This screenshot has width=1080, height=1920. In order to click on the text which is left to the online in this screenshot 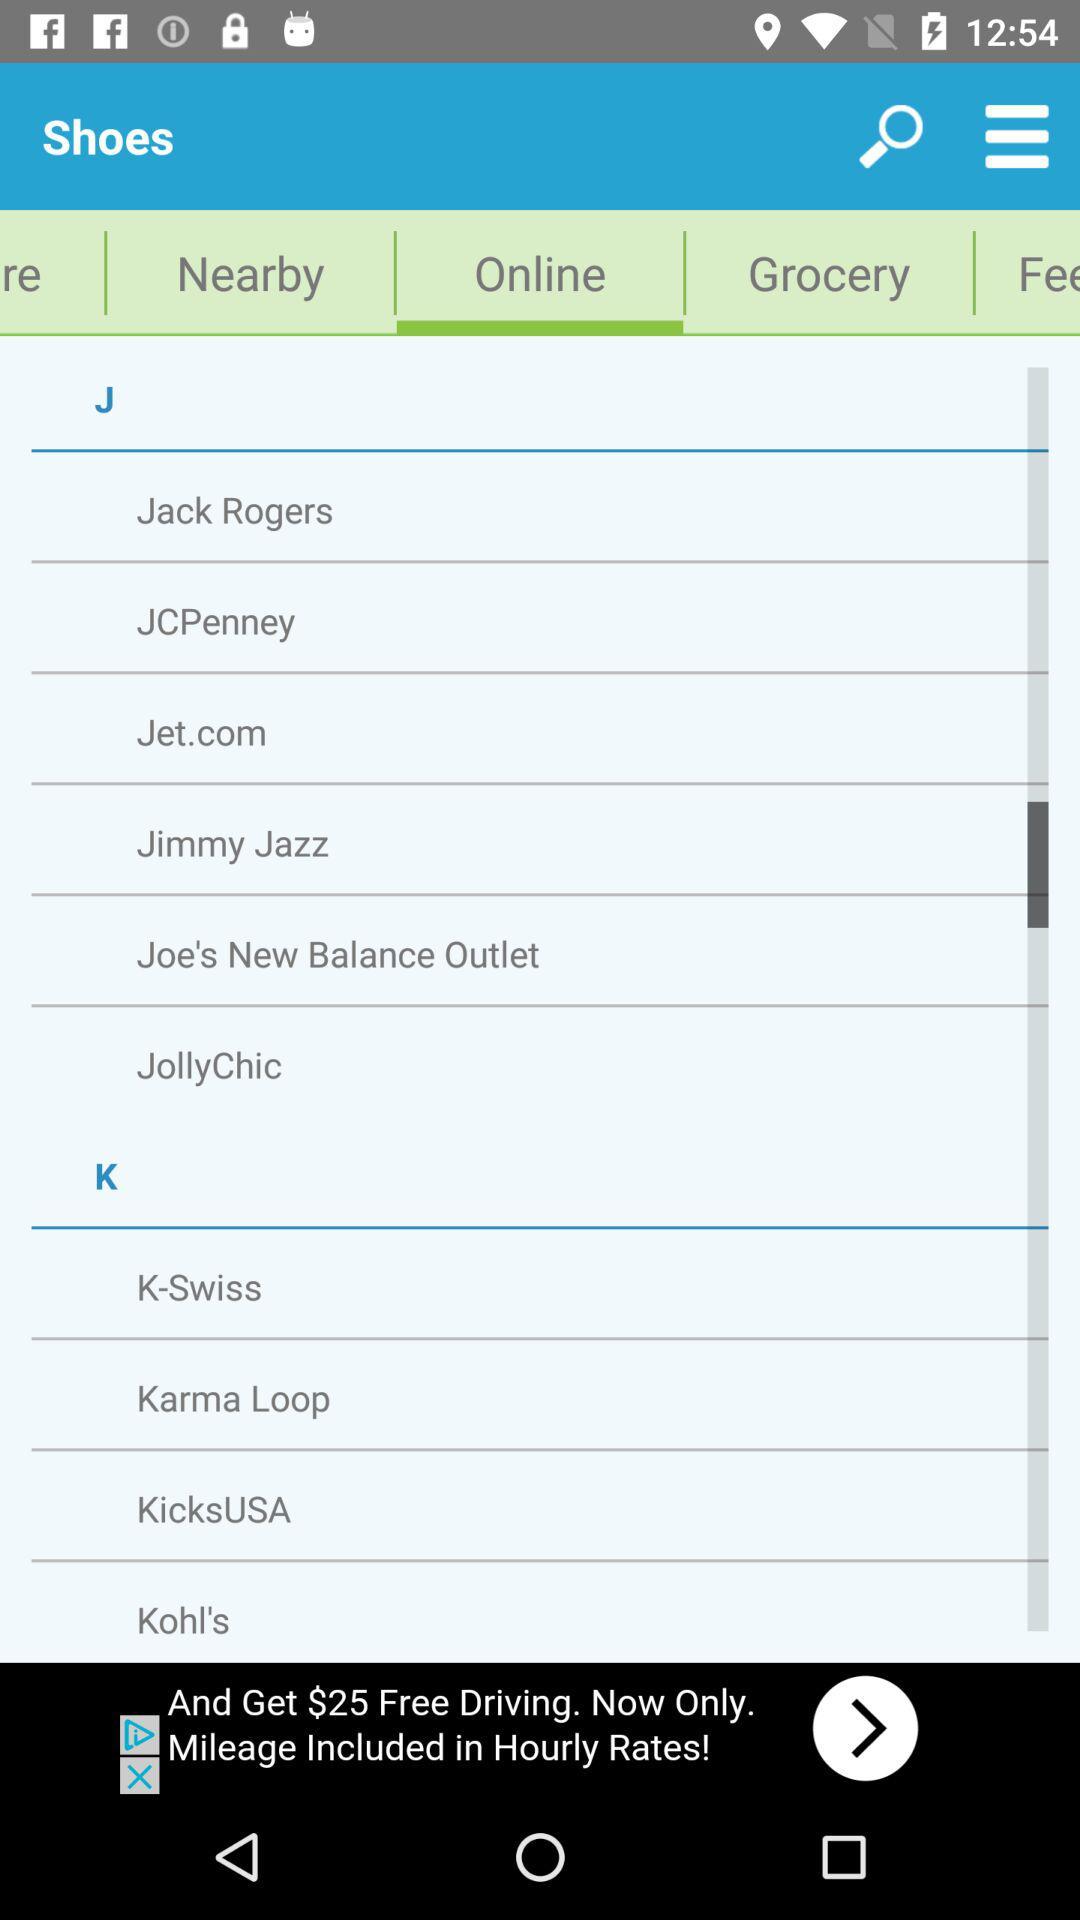, I will do `click(249, 272)`.